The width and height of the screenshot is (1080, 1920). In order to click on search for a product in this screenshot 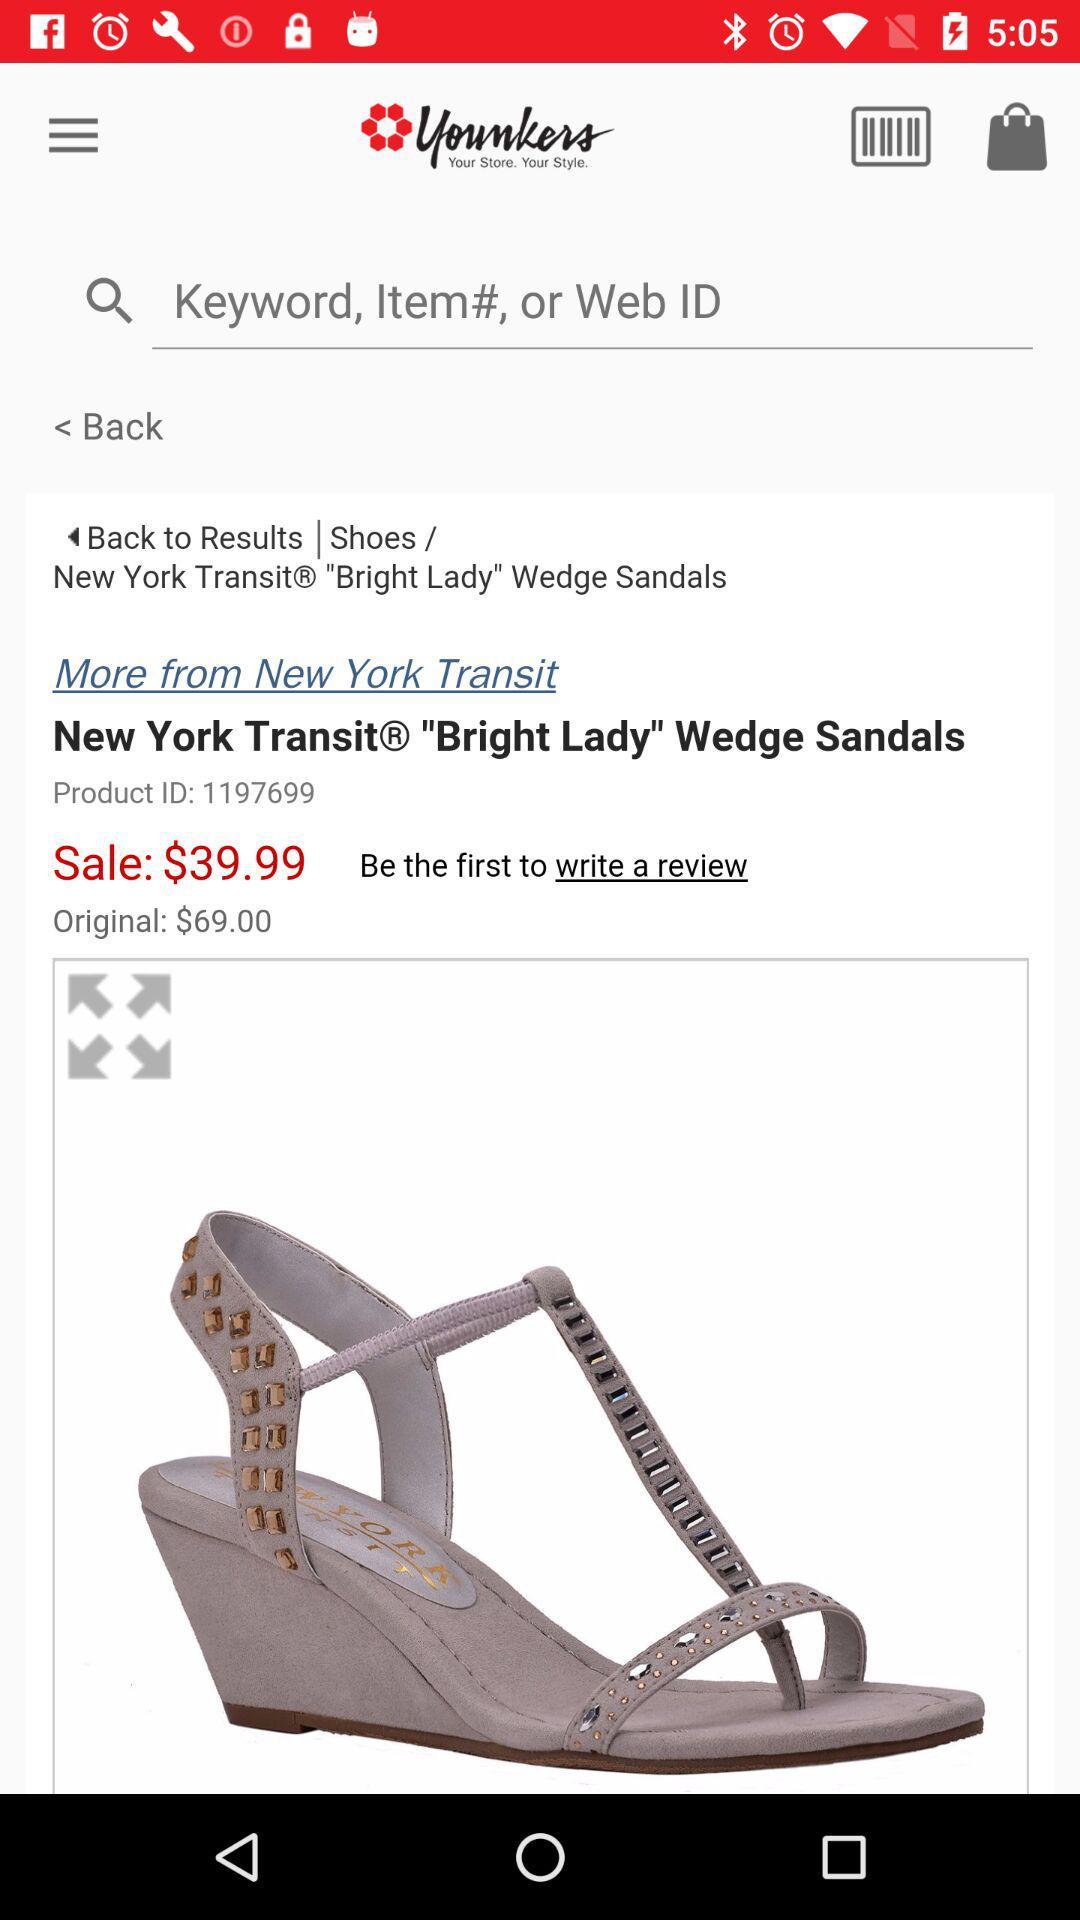, I will do `click(591, 298)`.